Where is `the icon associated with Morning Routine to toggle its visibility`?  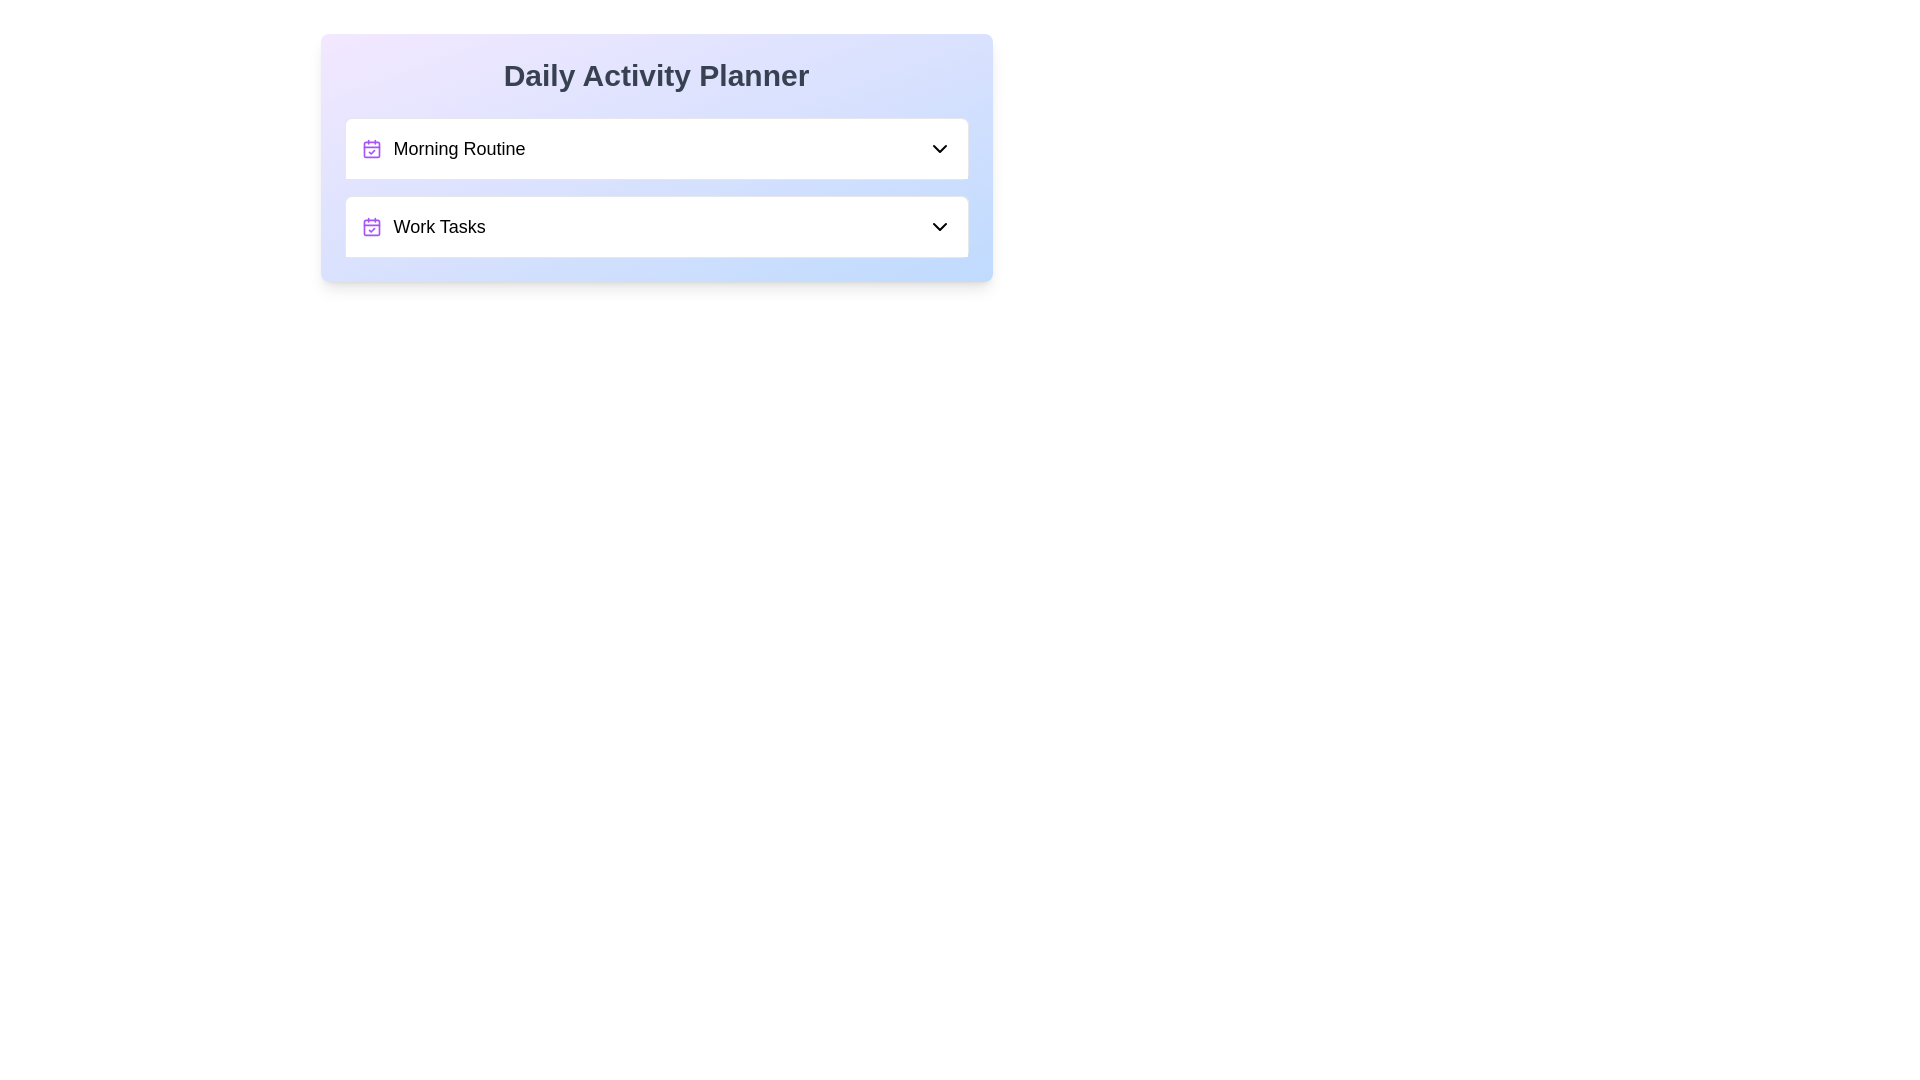
the icon associated with Morning Routine to toggle its visibility is located at coordinates (371, 148).